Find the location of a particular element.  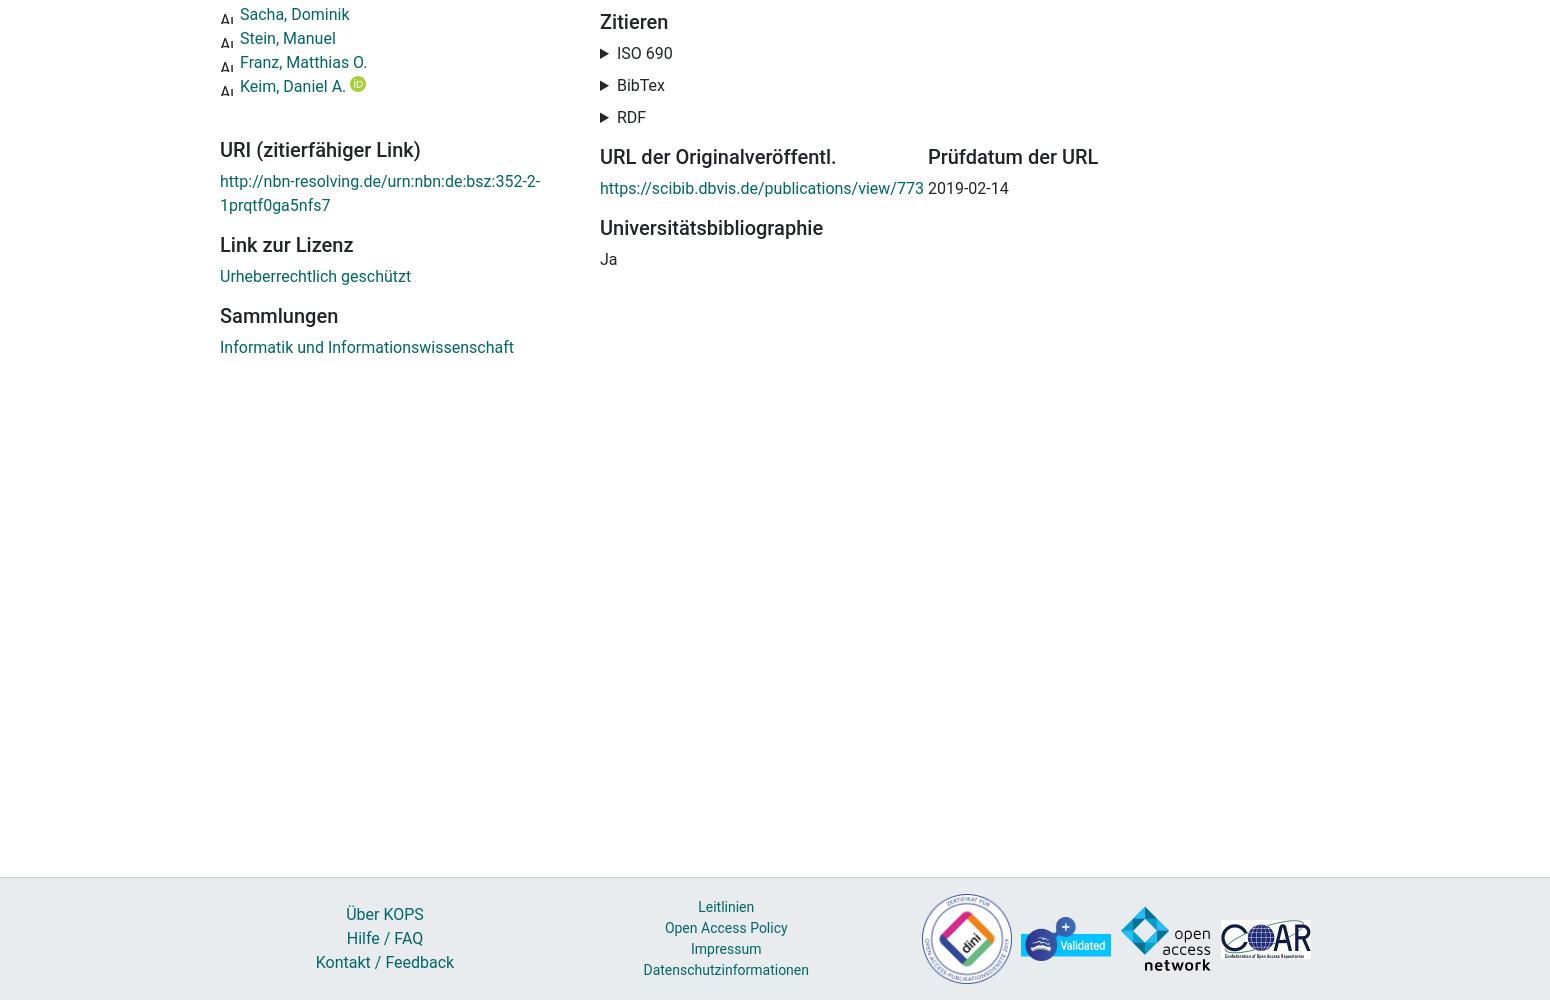

'Kontakt / Feedback' is located at coordinates (313, 961).